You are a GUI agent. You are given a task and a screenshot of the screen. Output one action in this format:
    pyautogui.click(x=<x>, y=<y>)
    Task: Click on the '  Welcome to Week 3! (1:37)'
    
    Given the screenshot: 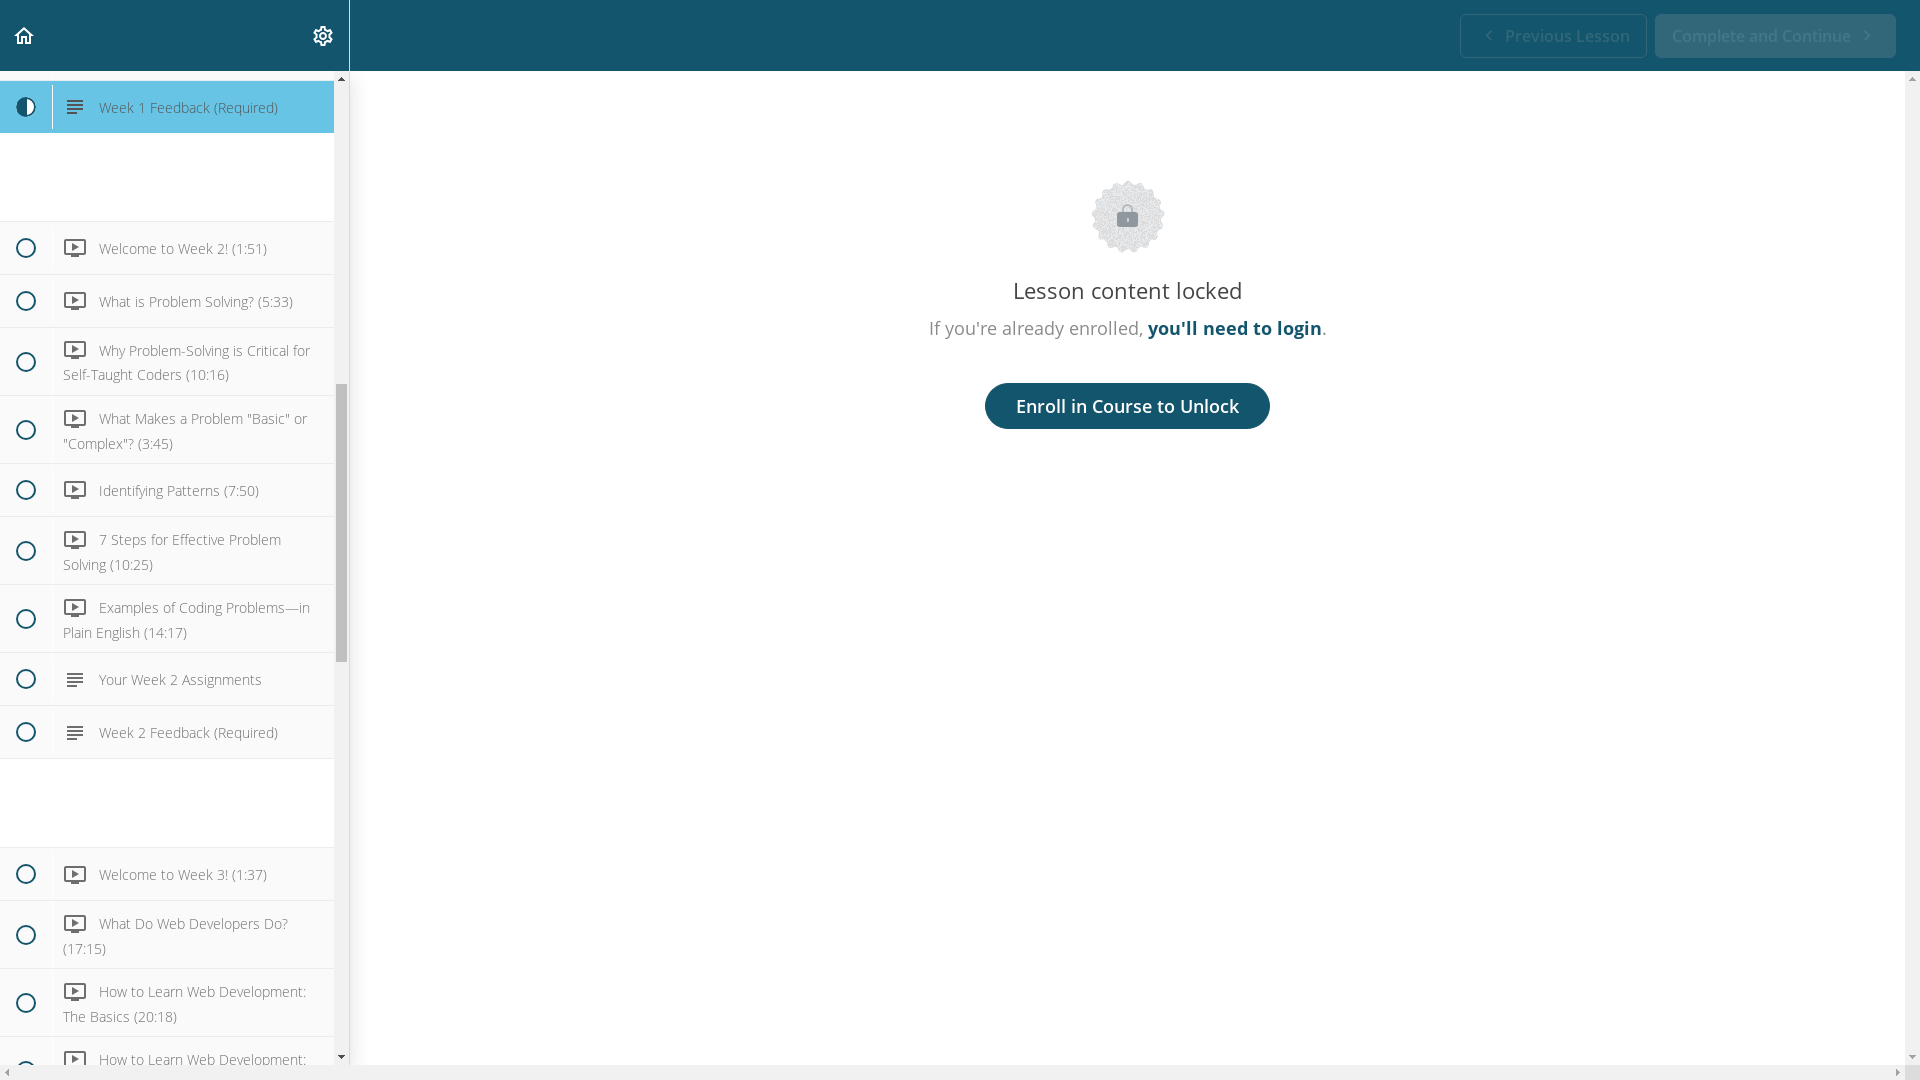 What is the action you would take?
    pyautogui.click(x=167, y=873)
    